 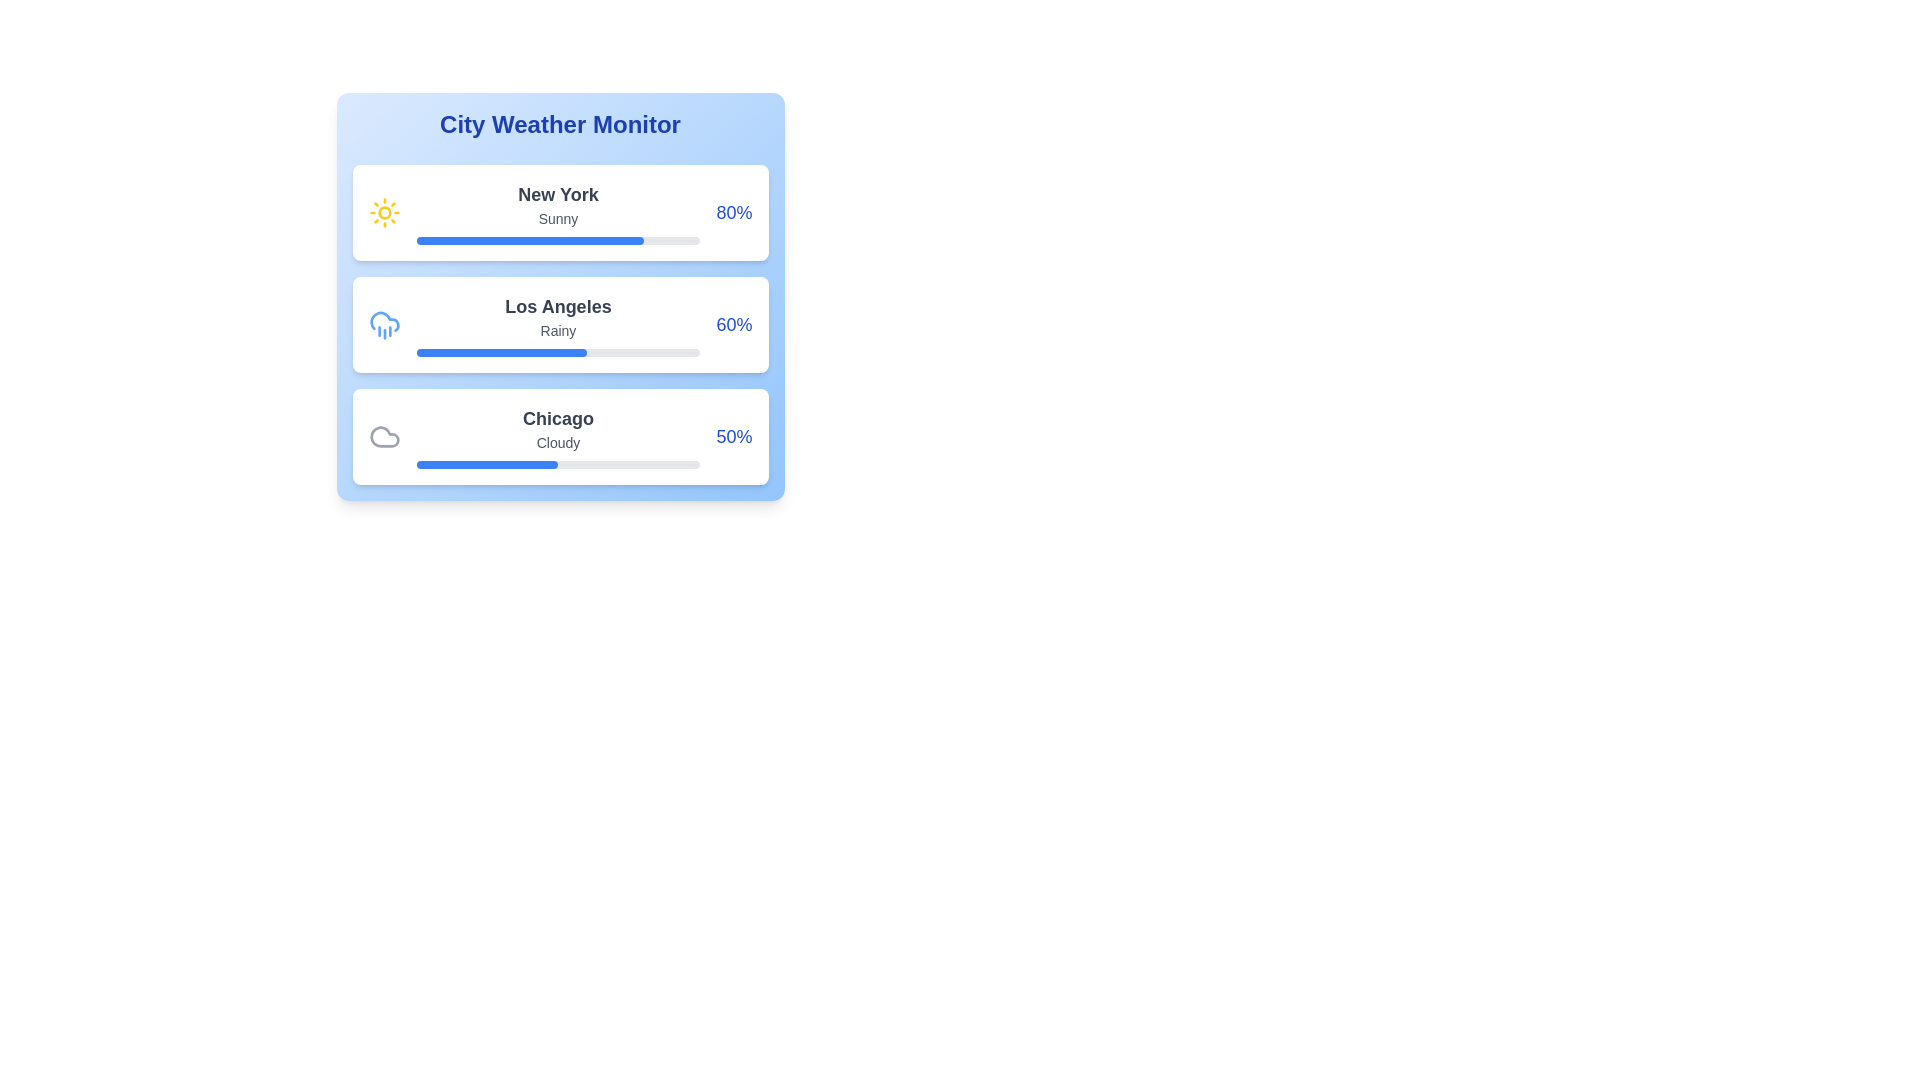 I want to click on the progress bar indicating 80% completion located in the first card below the 'New York' text, so click(x=530, y=239).